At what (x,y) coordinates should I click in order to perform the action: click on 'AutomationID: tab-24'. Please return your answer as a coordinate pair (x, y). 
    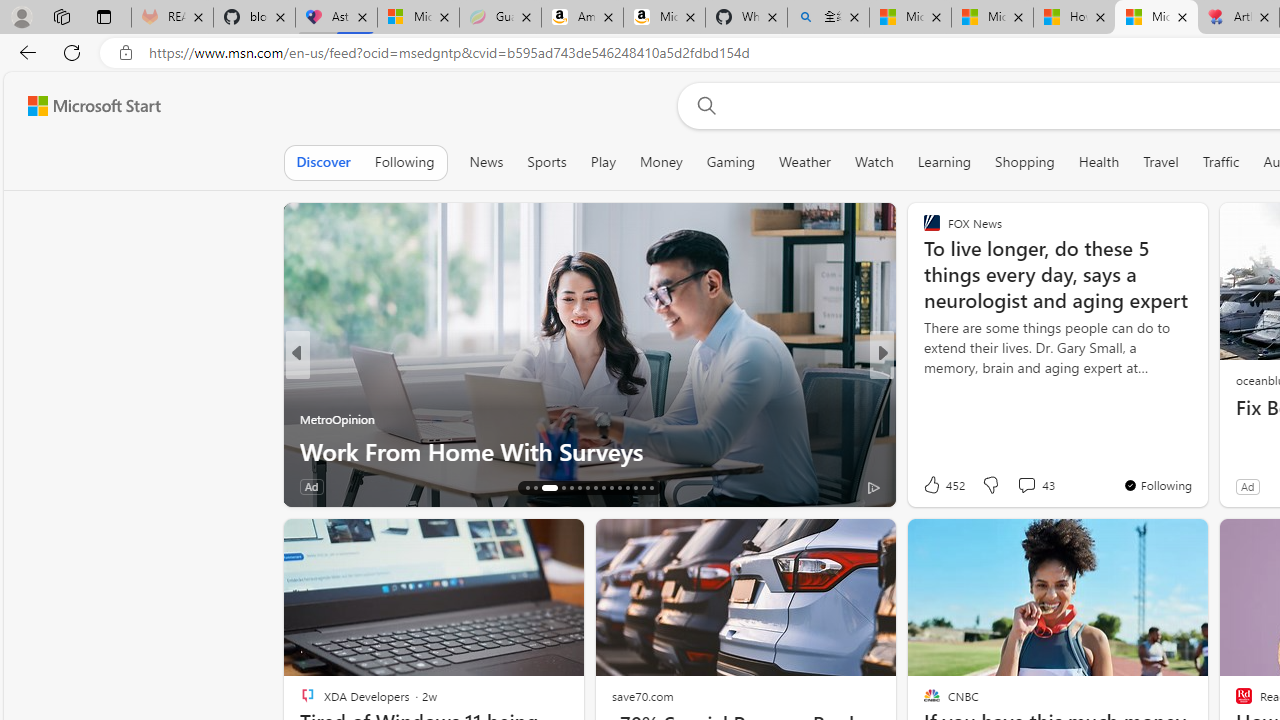
    Looking at the image, I should click on (602, 488).